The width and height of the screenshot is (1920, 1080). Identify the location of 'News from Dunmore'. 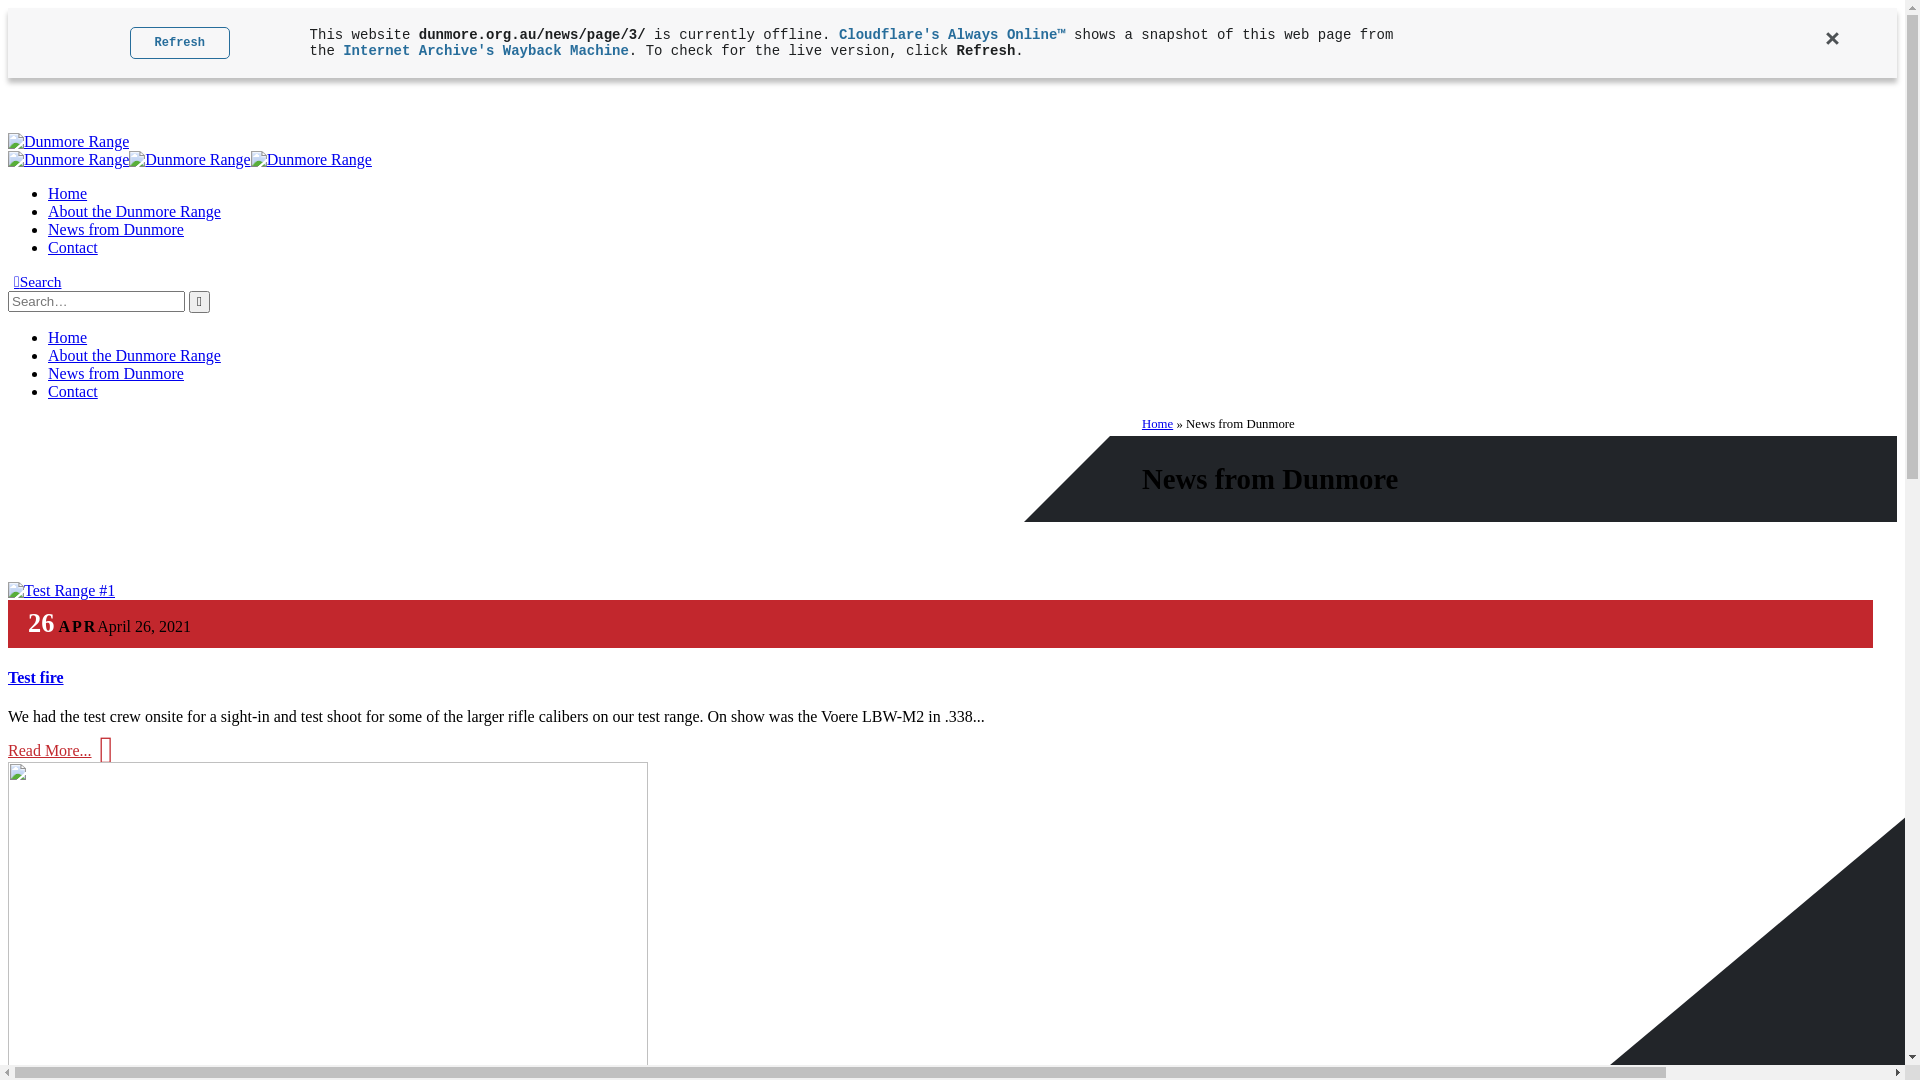
(114, 228).